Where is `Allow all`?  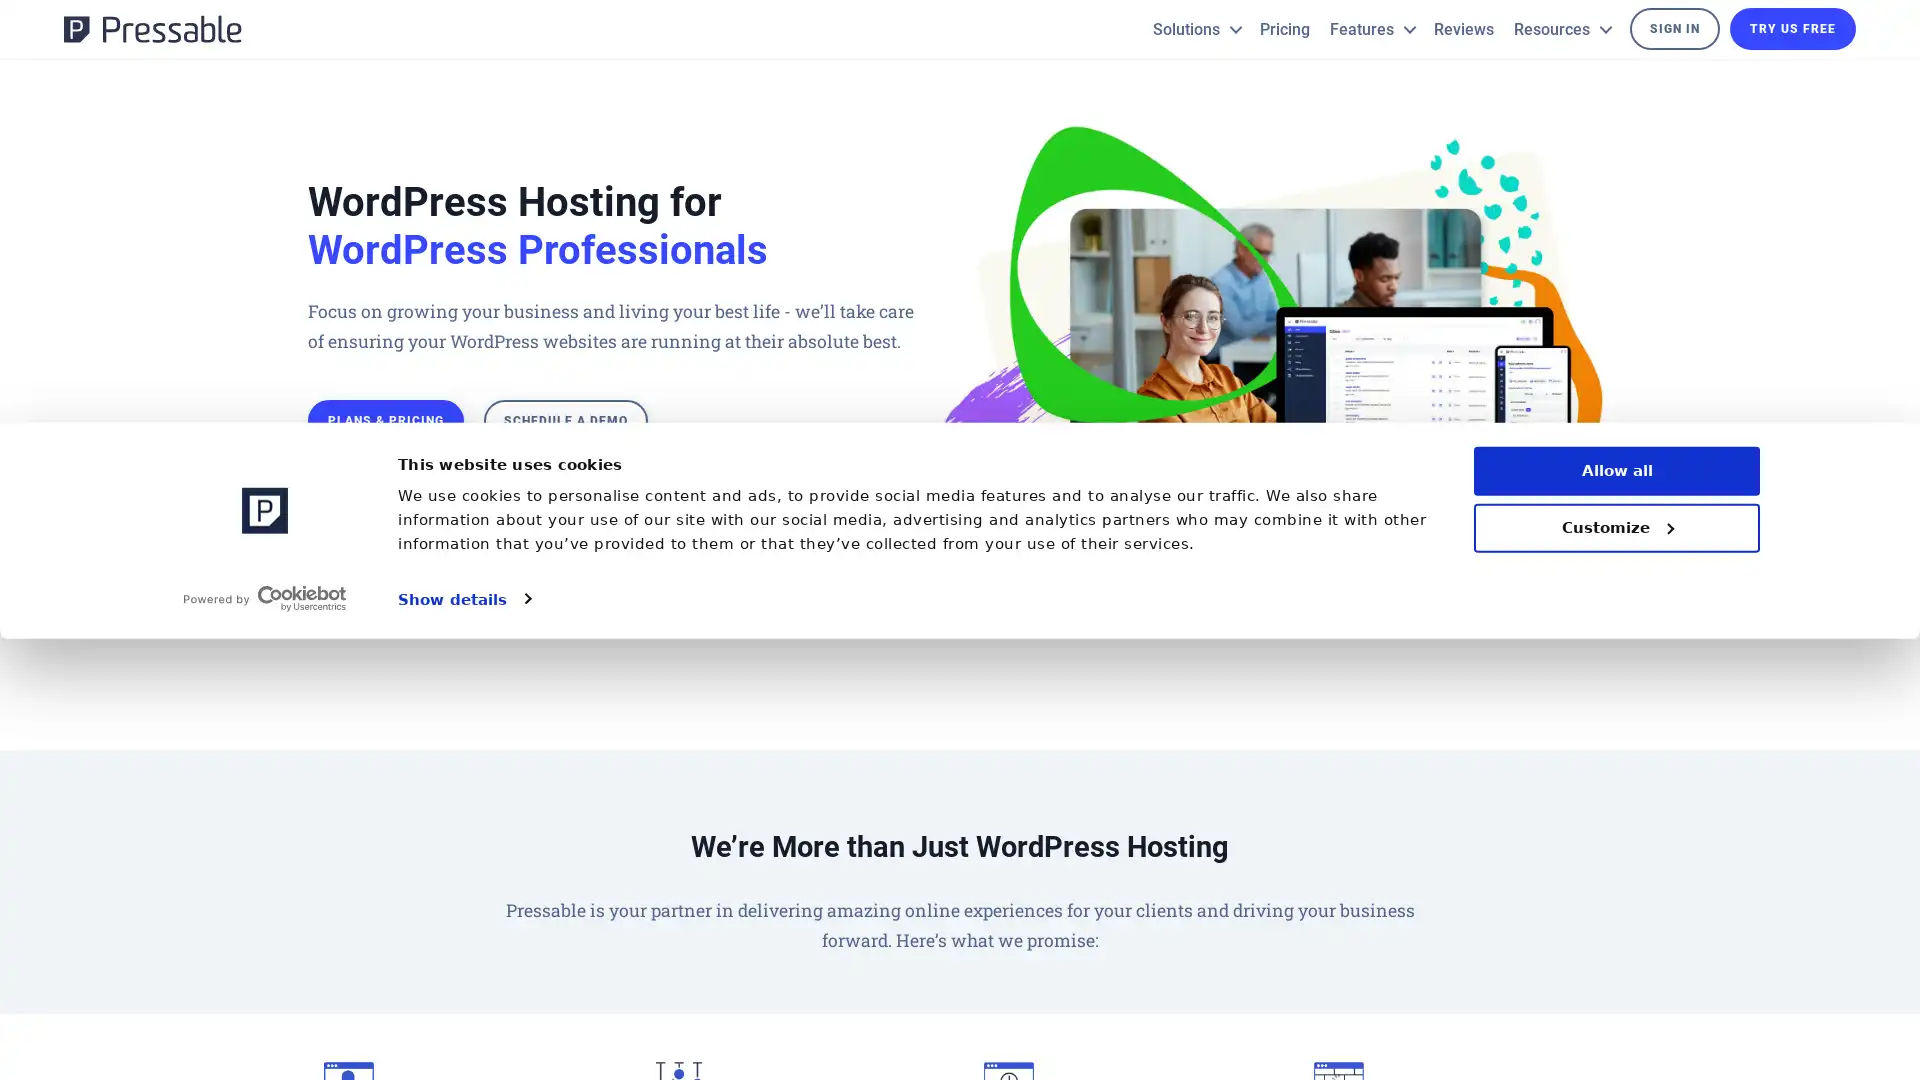 Allow all is located at coordinates (1617, 912).